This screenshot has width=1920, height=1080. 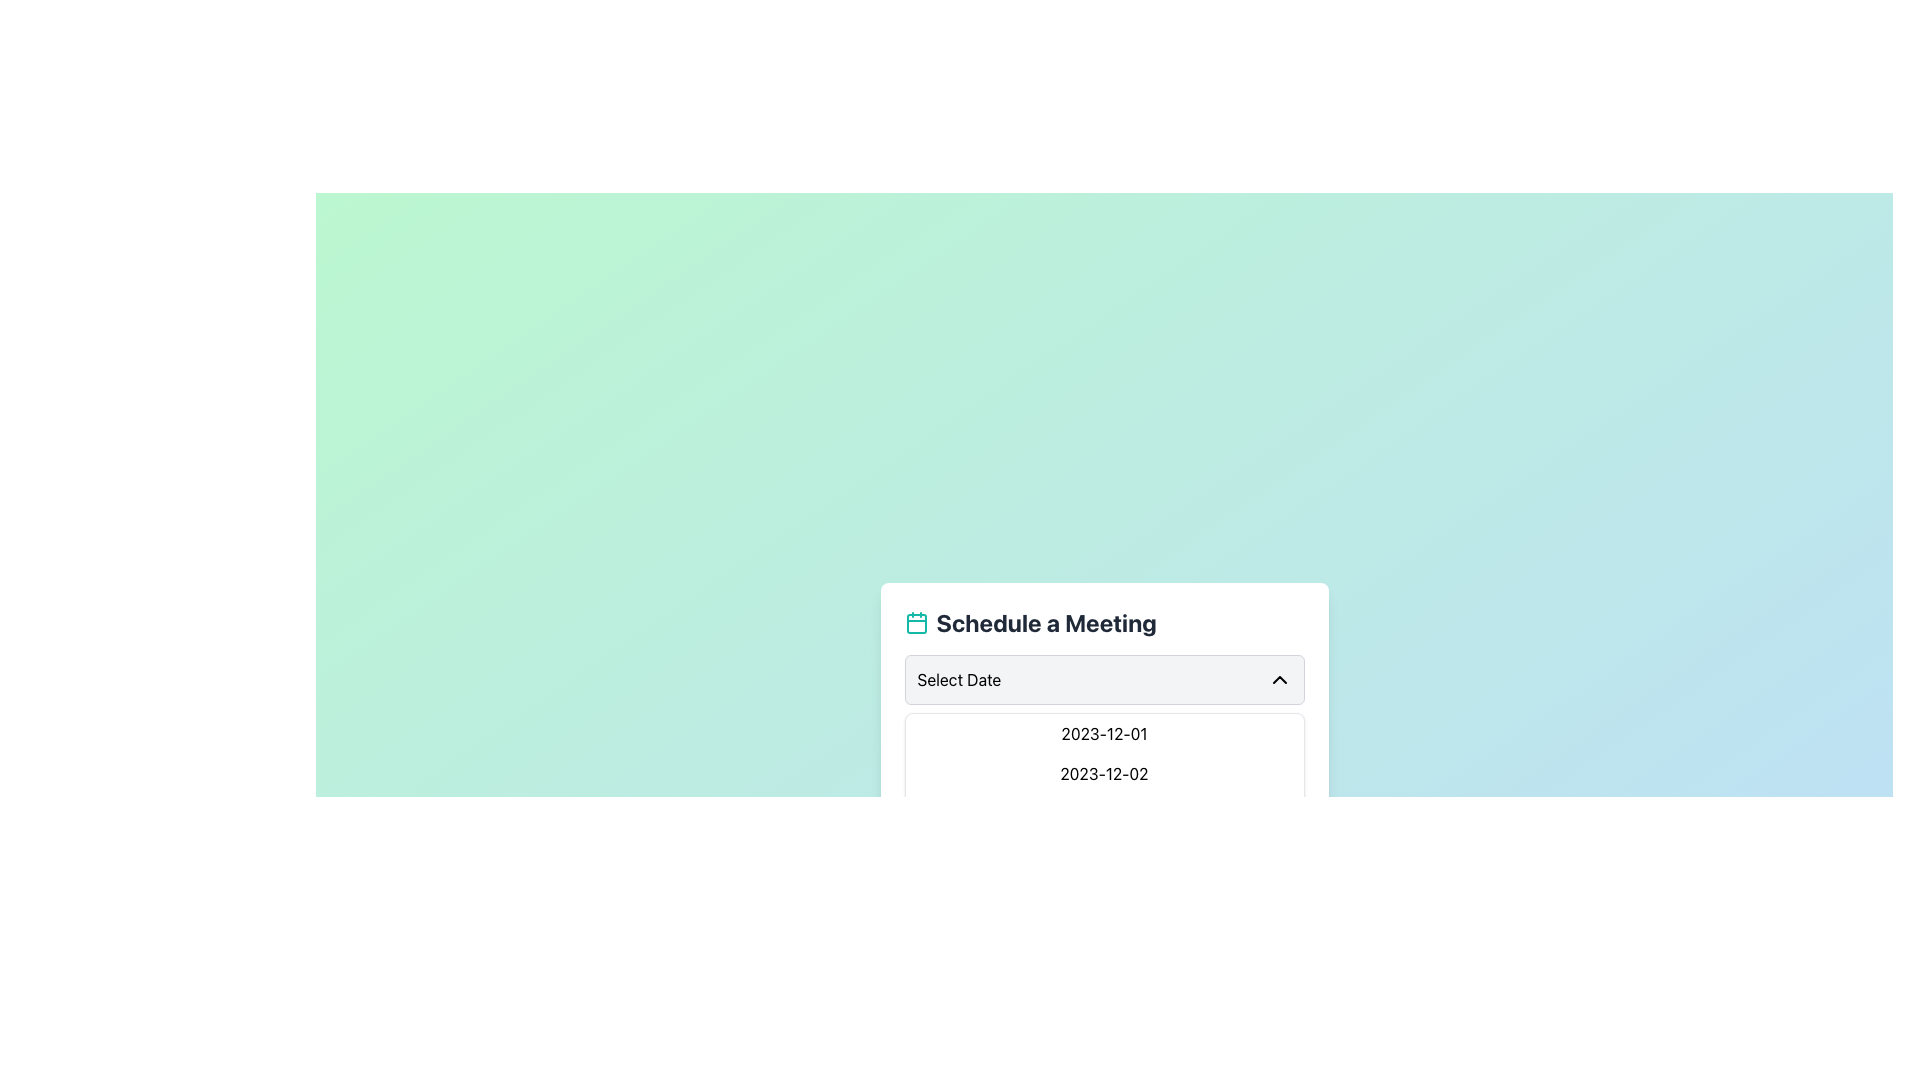 What do you see at coordinates (1103, 732) in the screenshot?
I see `the 'Schedule a Meeting' widget` at bounding box center [1103, 732].